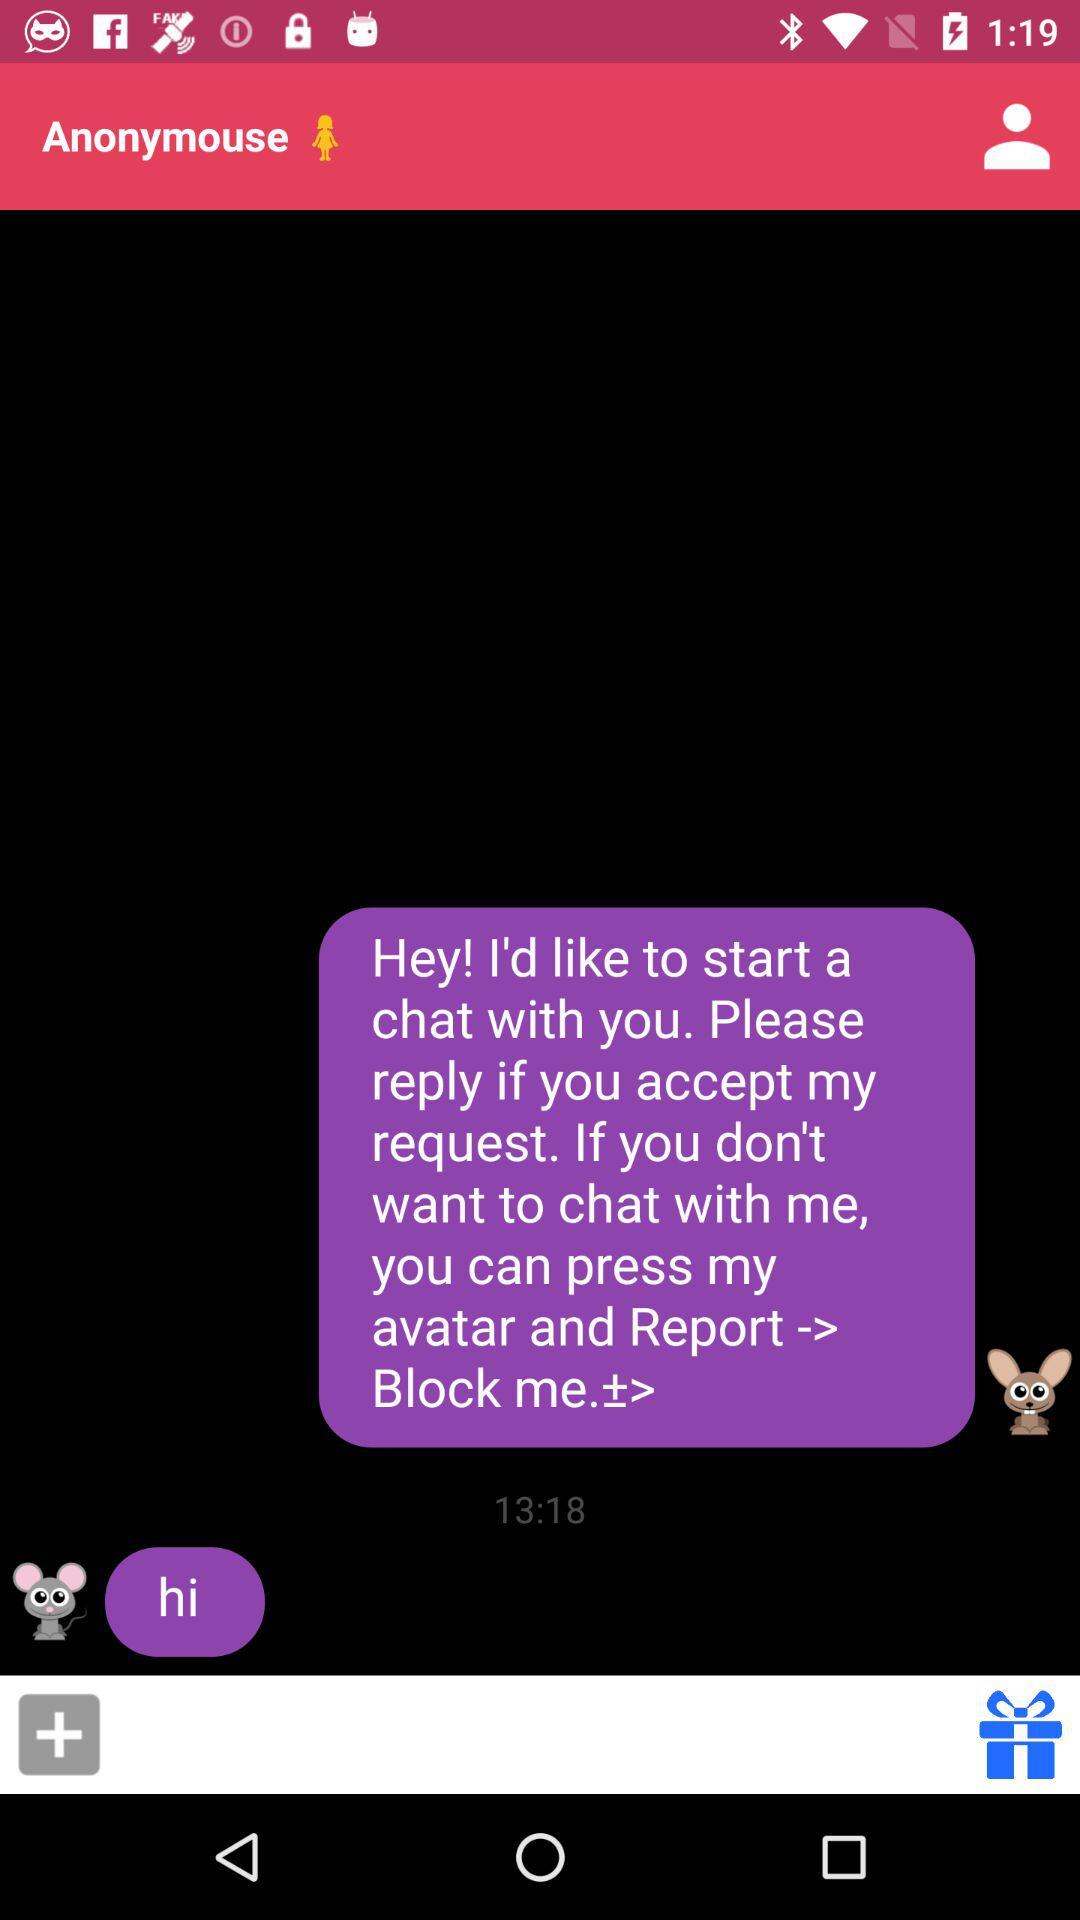 This screenshot has height=1920, width=1080. I want to click on open user profile, so click(1029, 1391).